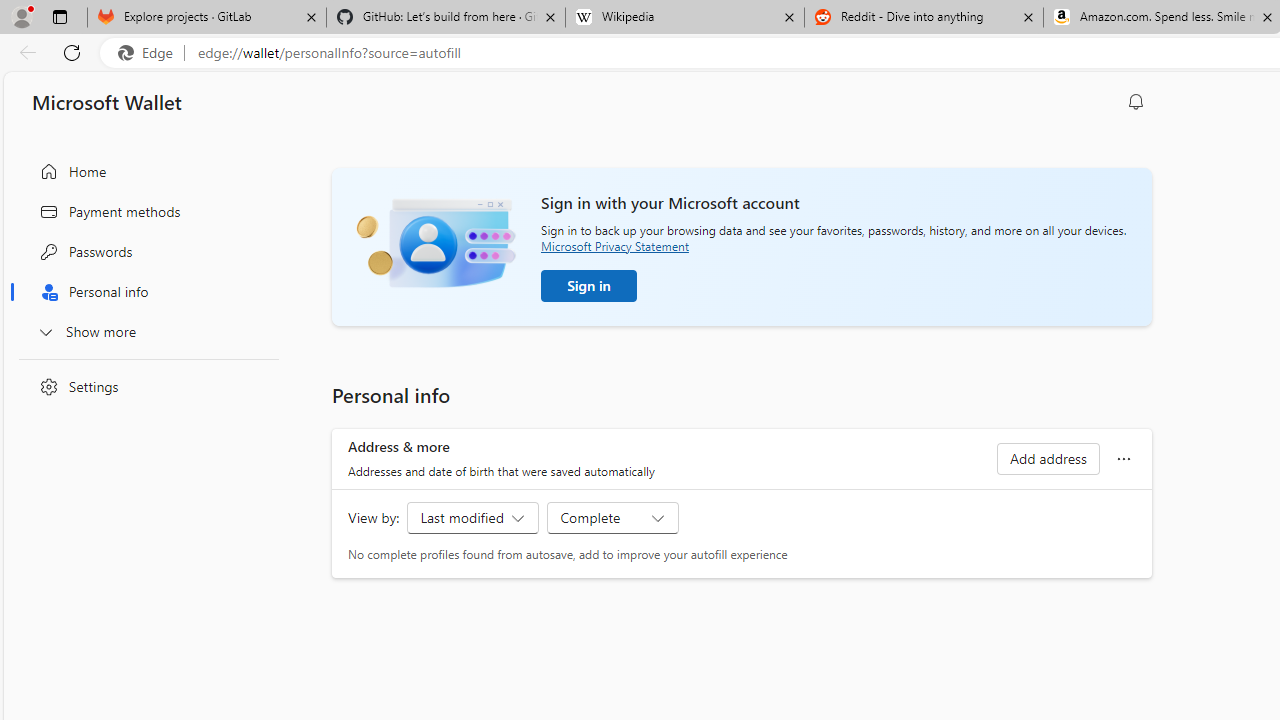  What do you see at coordinates (143, 330) in the screenshot?
I see `'Show more'` at bounding box center [143, 330].